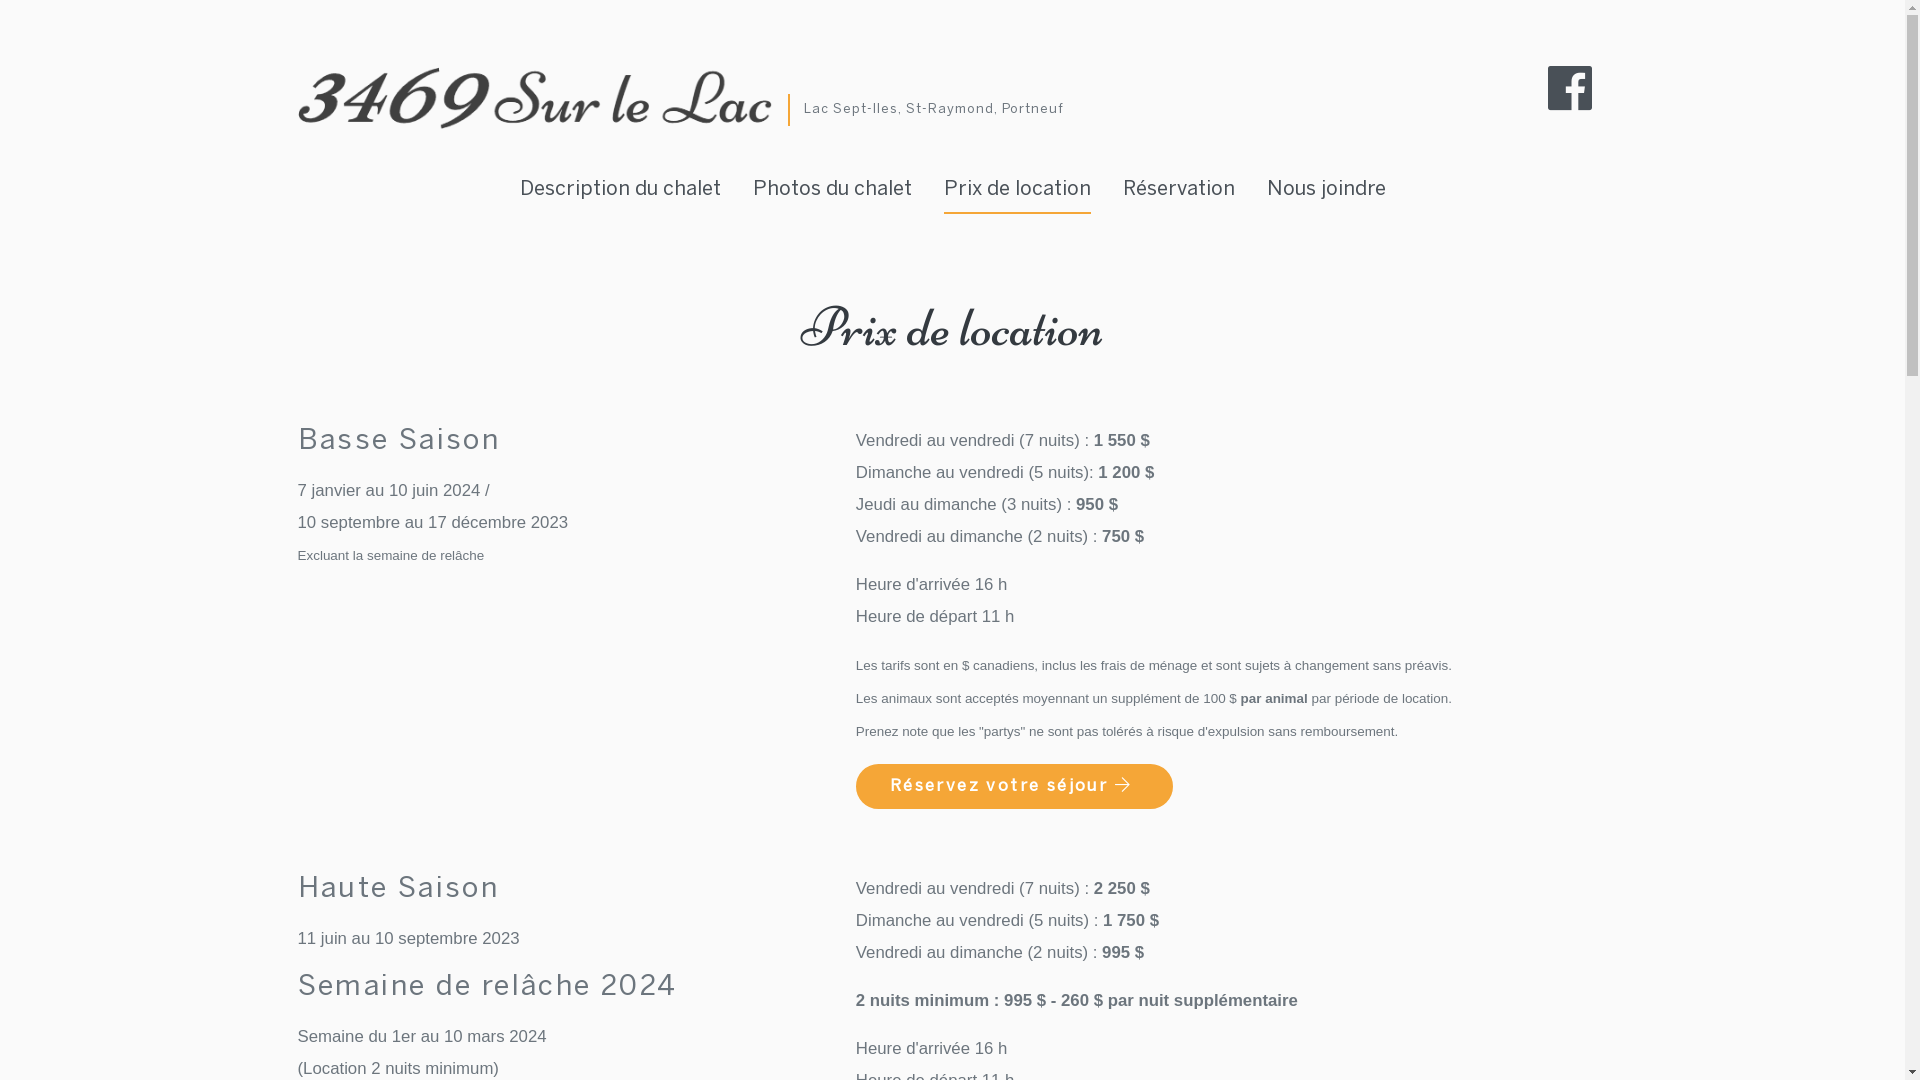 The width and height of the screenshot is (1920, 1080). What do you see at coordinates (831, 189) in the screenshot?
I see `'Photos du chalet'` at bounding box center [831, 189].